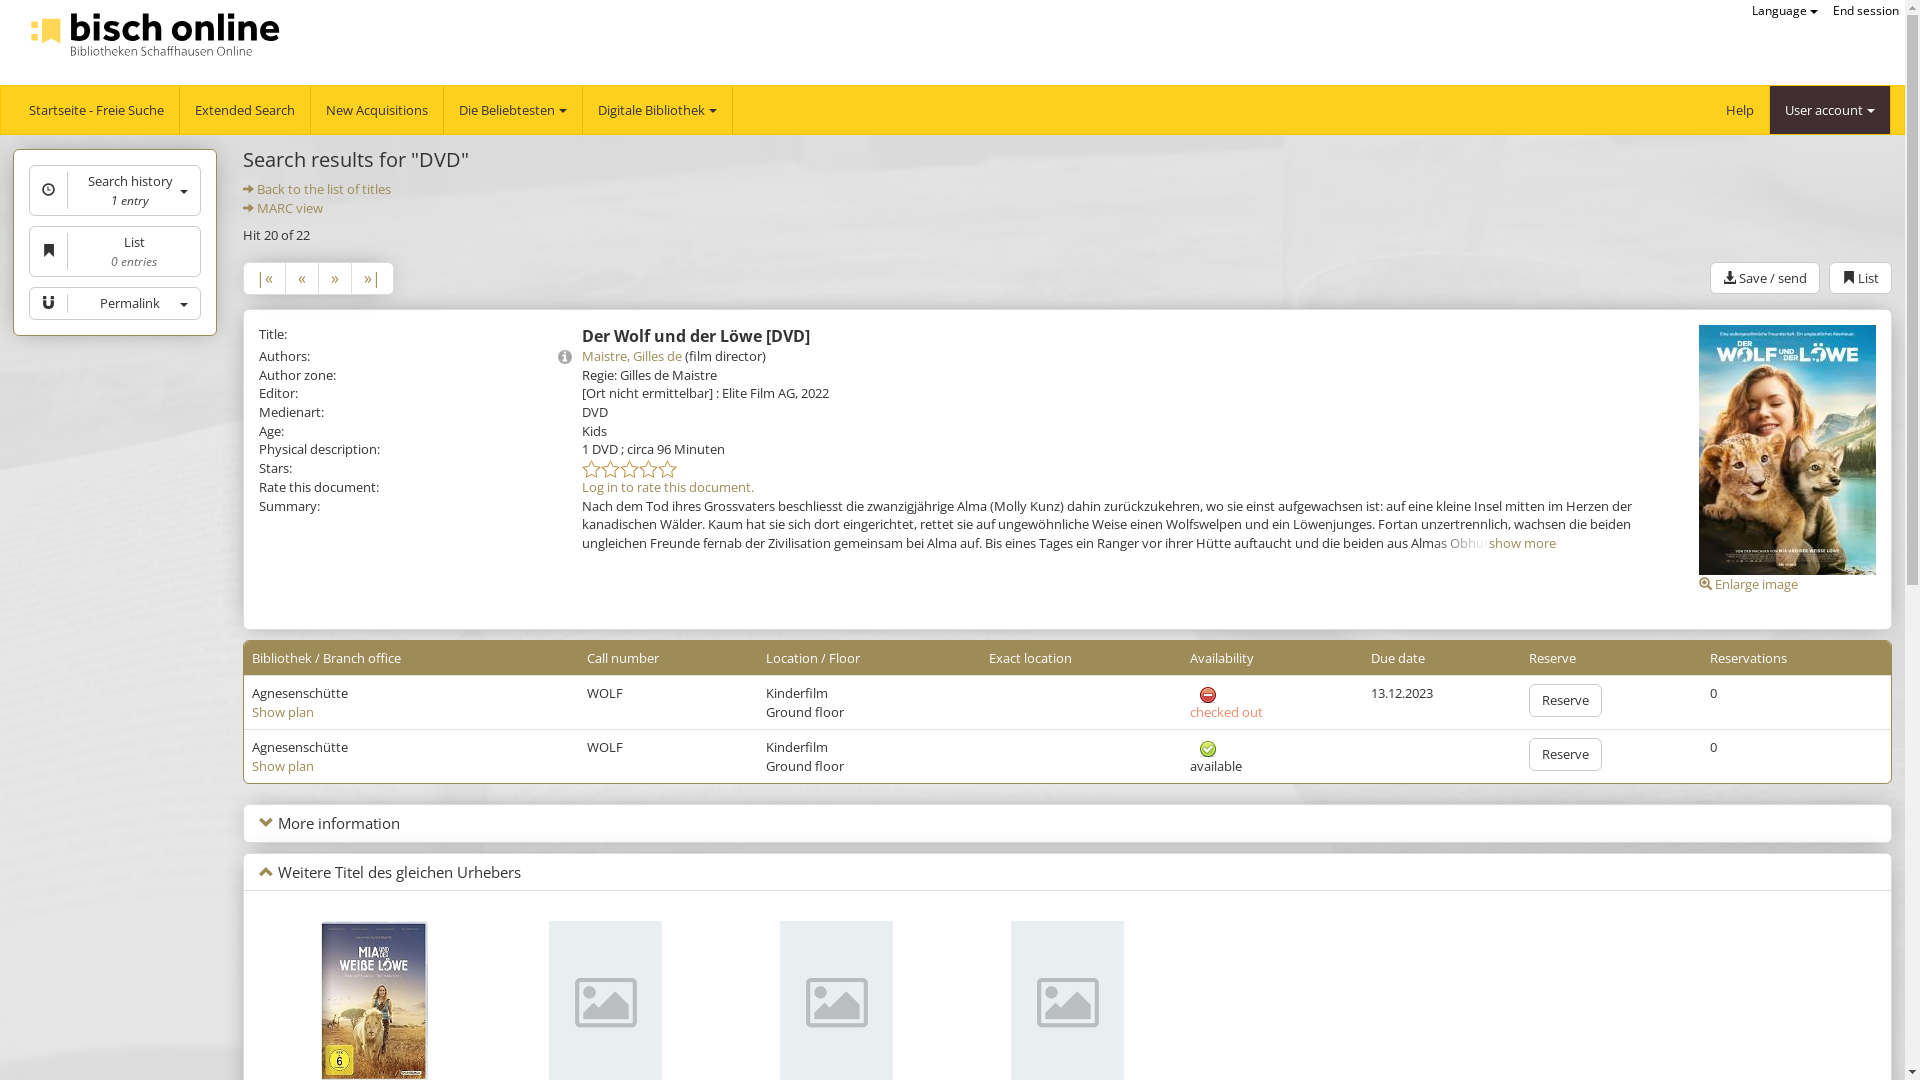  What do you see at coordinates (657, 110) in the screenshot?
I see `'Digitale Bibliothek'` at bounding box center [657, 110].